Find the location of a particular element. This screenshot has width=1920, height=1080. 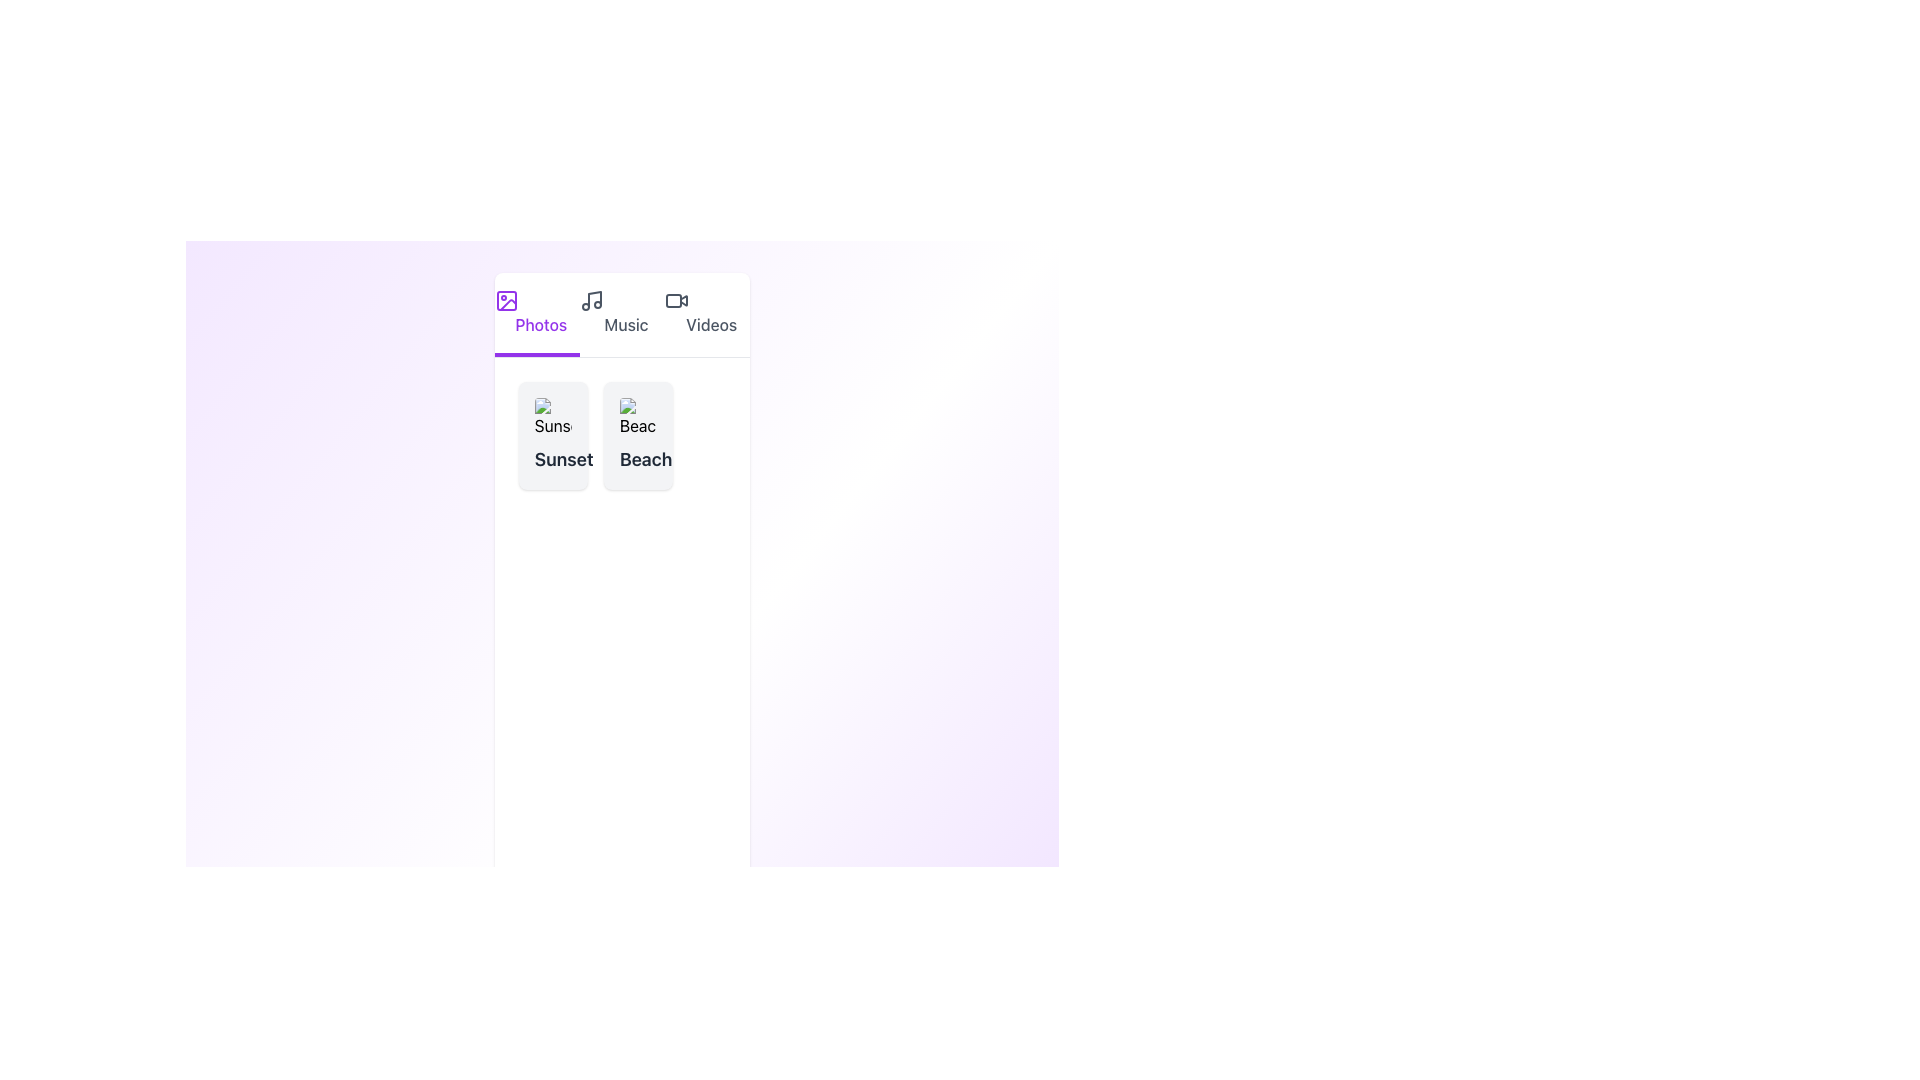

the video camera icon located at the leftmost position of the 'Videos' tab in the top navigation bar for visual identification is located at coordinates (677, 300).